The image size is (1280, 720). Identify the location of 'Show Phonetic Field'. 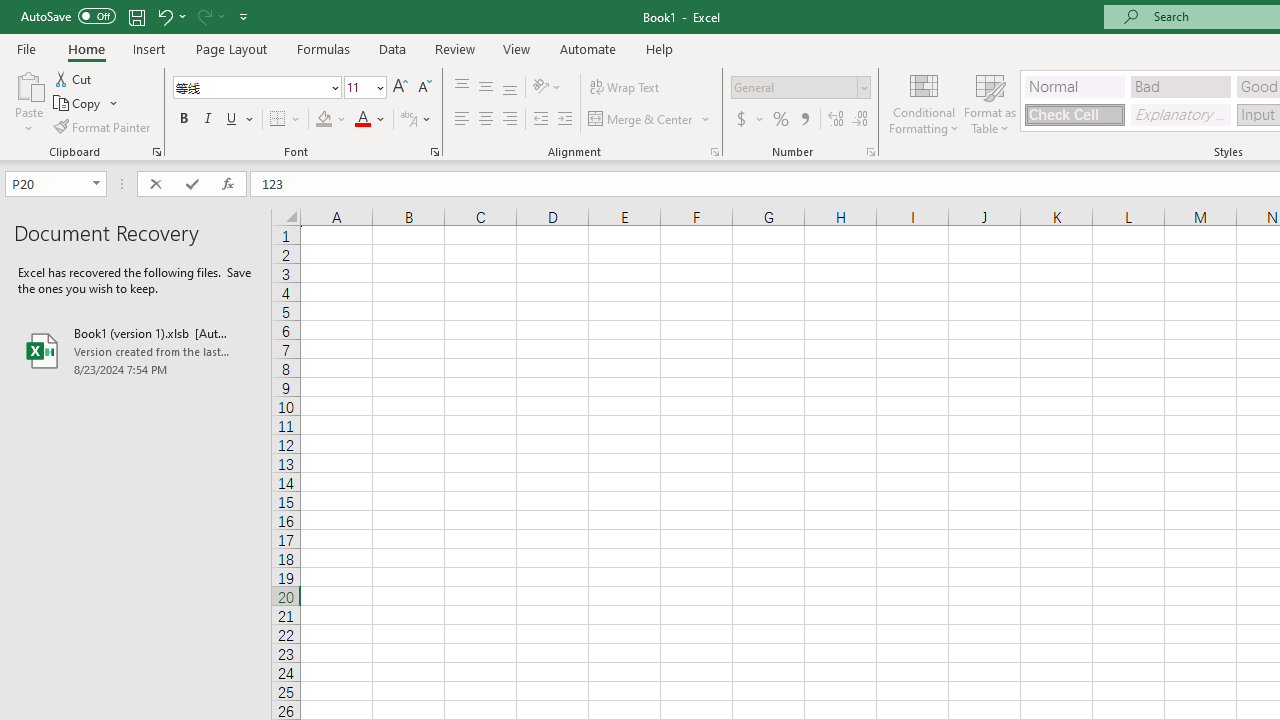
(415, 119).